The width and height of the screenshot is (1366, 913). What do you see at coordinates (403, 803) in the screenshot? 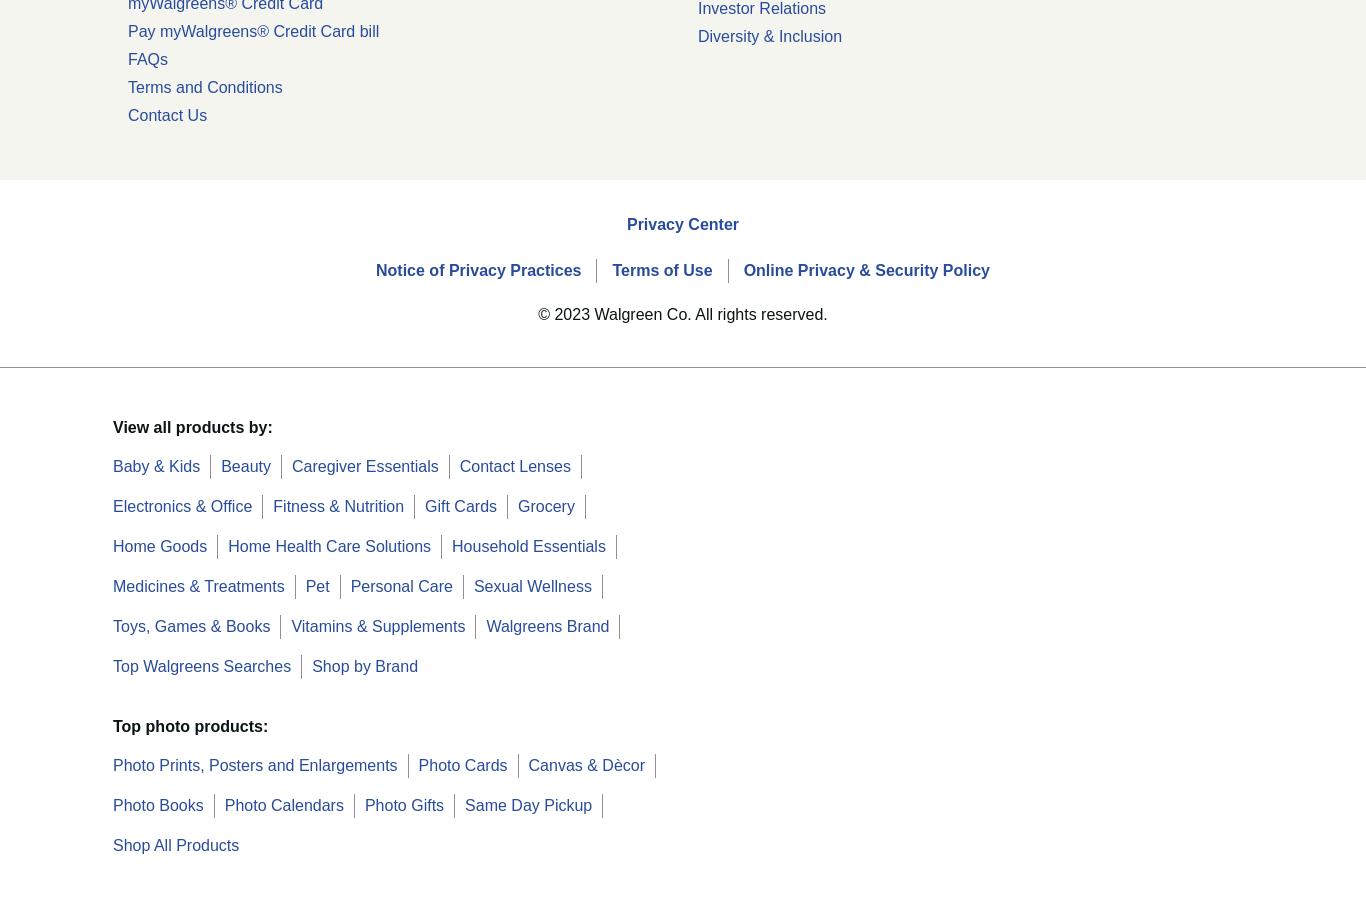
I see `'Photo Gifts'` at bounding box center [403, 803].